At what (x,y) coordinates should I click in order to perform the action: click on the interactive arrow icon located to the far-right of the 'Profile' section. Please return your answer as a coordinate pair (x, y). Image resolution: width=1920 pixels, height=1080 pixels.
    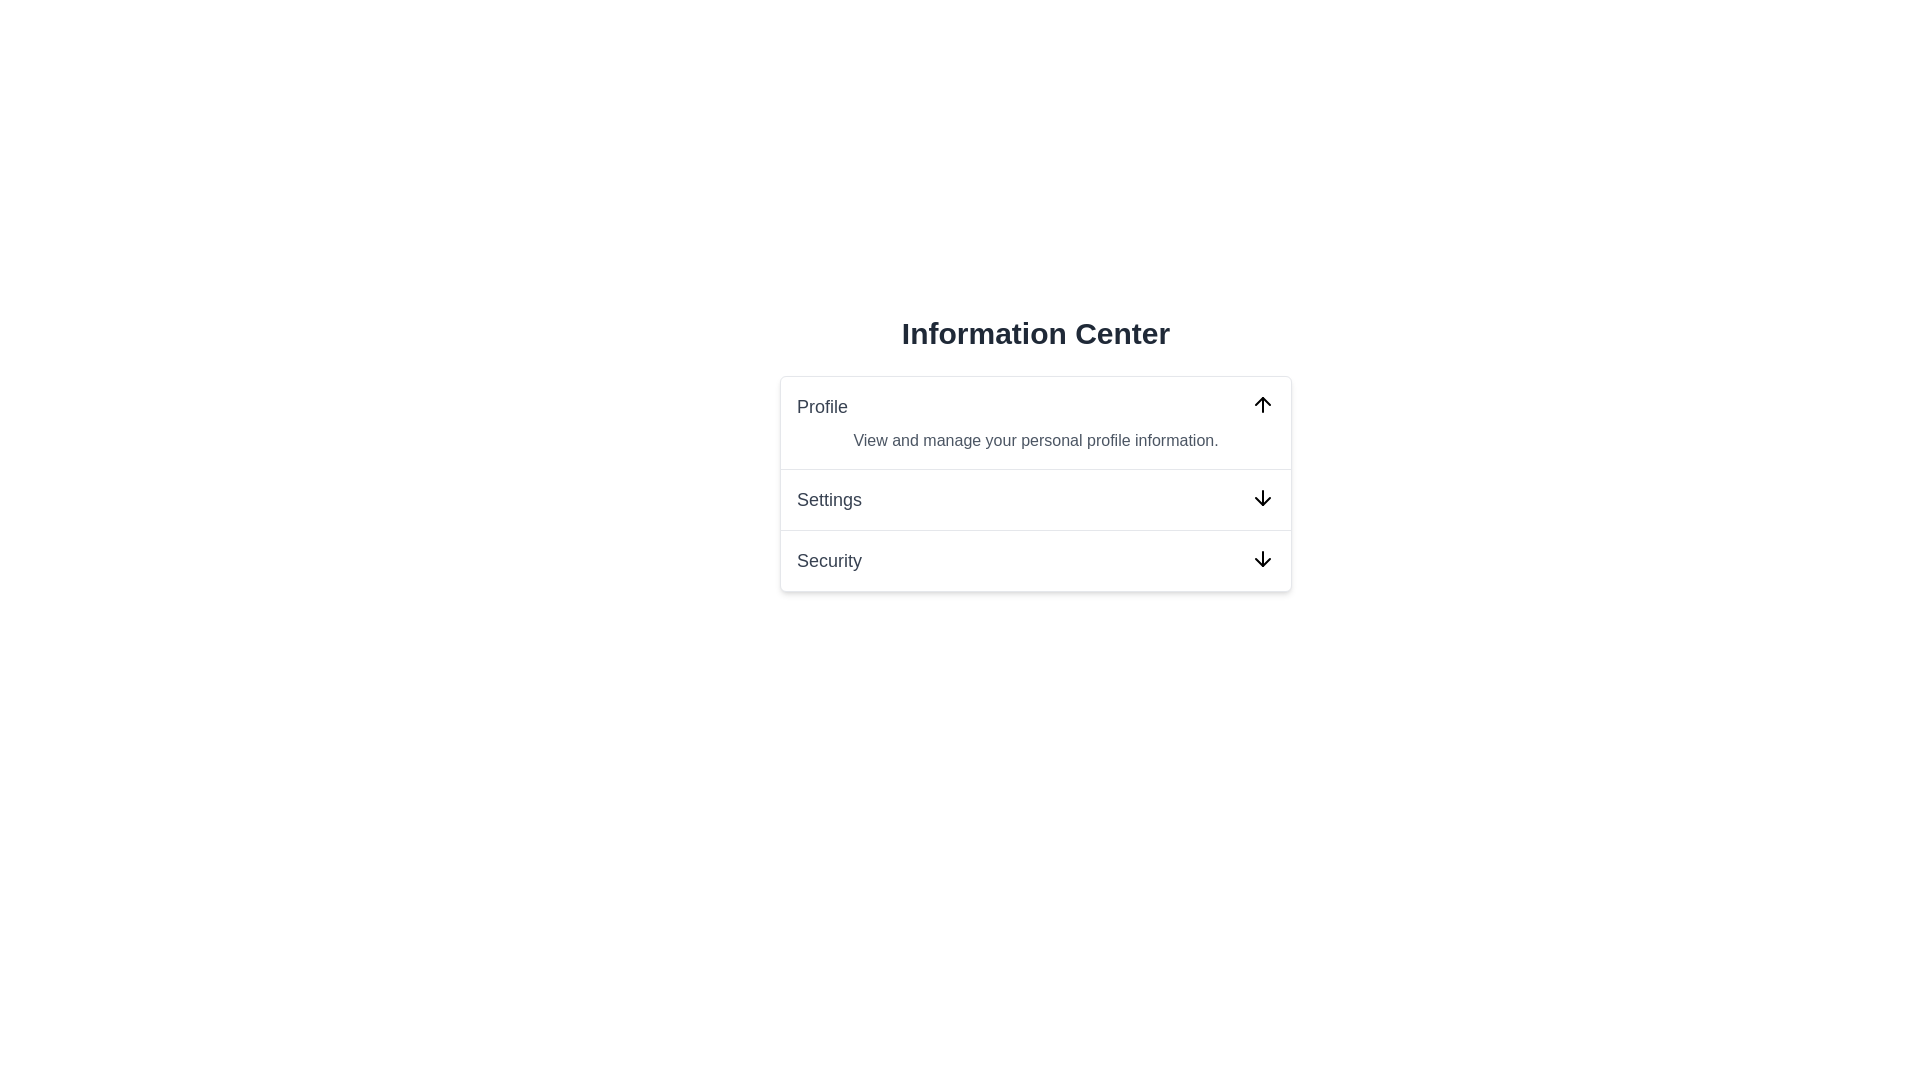
    Looking at the image, I should click on (1261, 405).